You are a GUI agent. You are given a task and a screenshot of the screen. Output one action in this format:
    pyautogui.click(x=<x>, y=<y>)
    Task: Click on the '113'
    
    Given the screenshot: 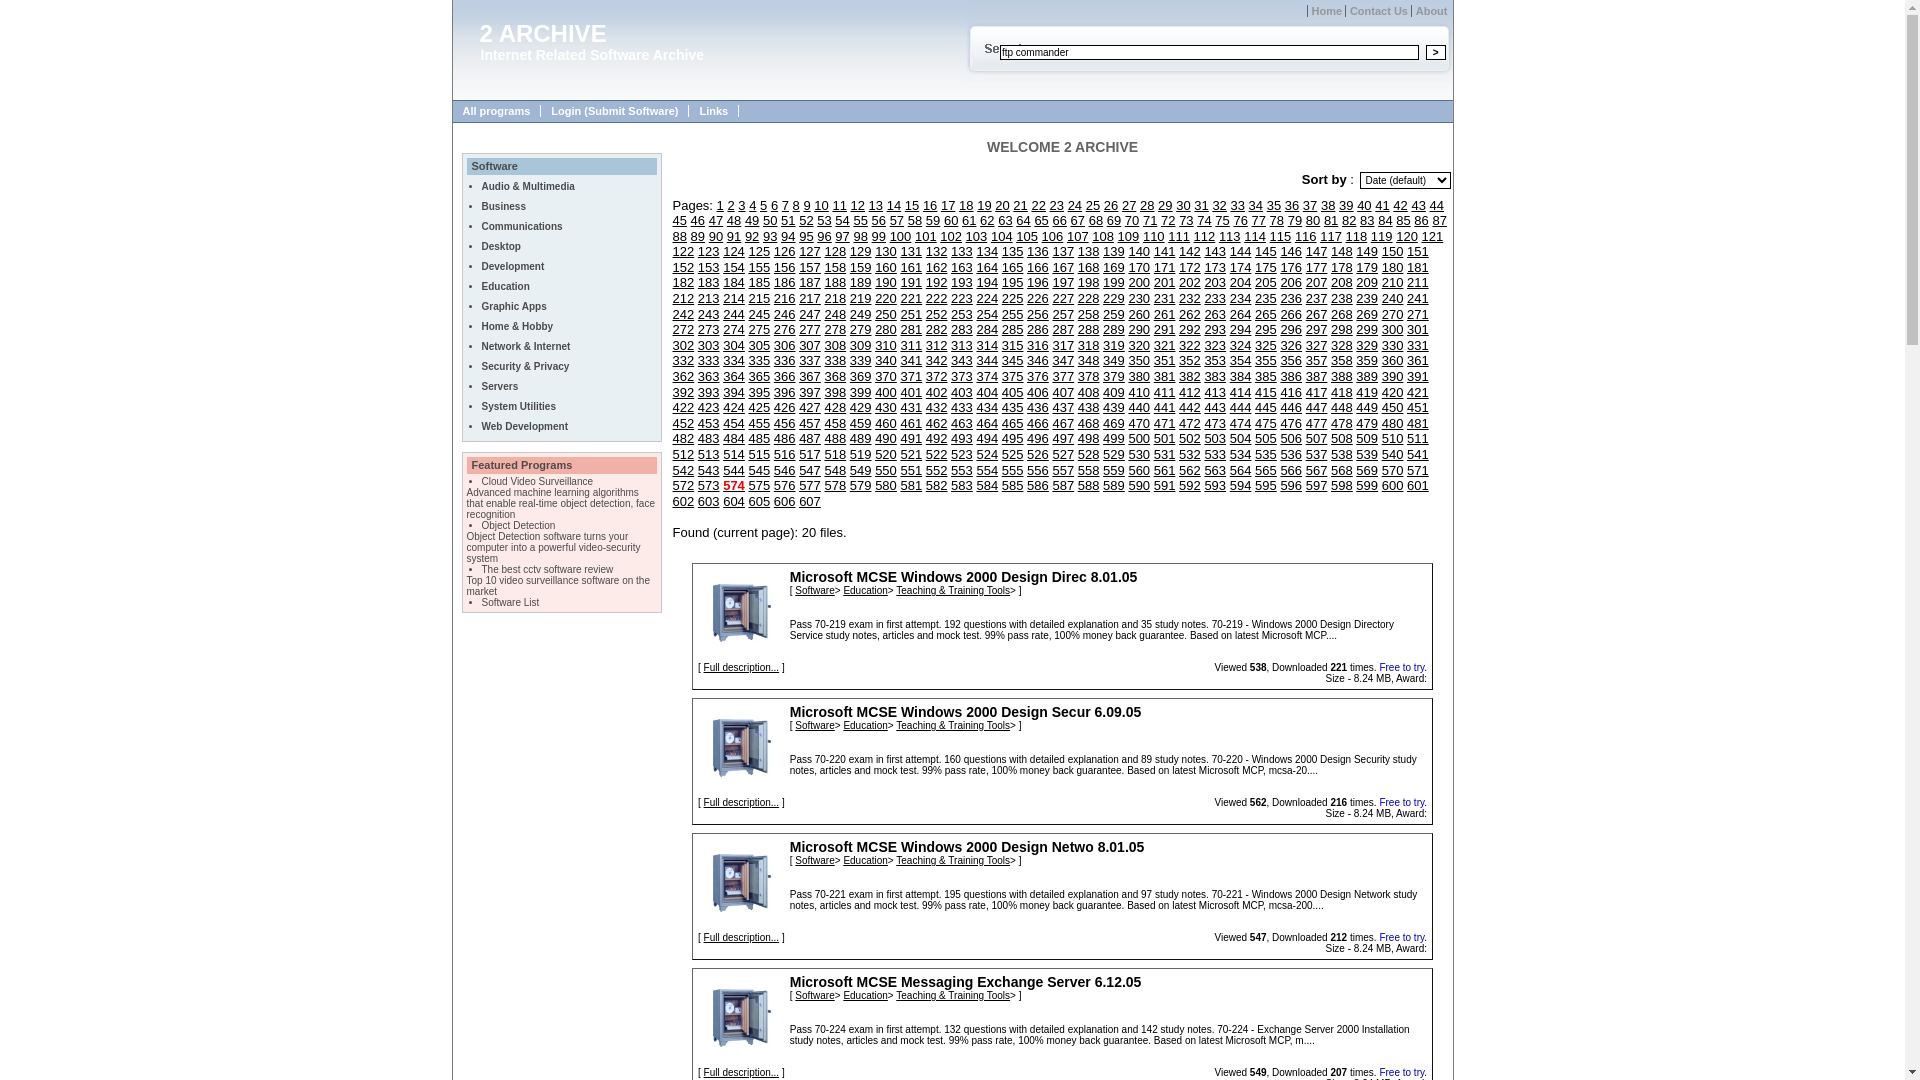 What is the action you would take?
    pyautogui.click(x=1228, y=235)
    